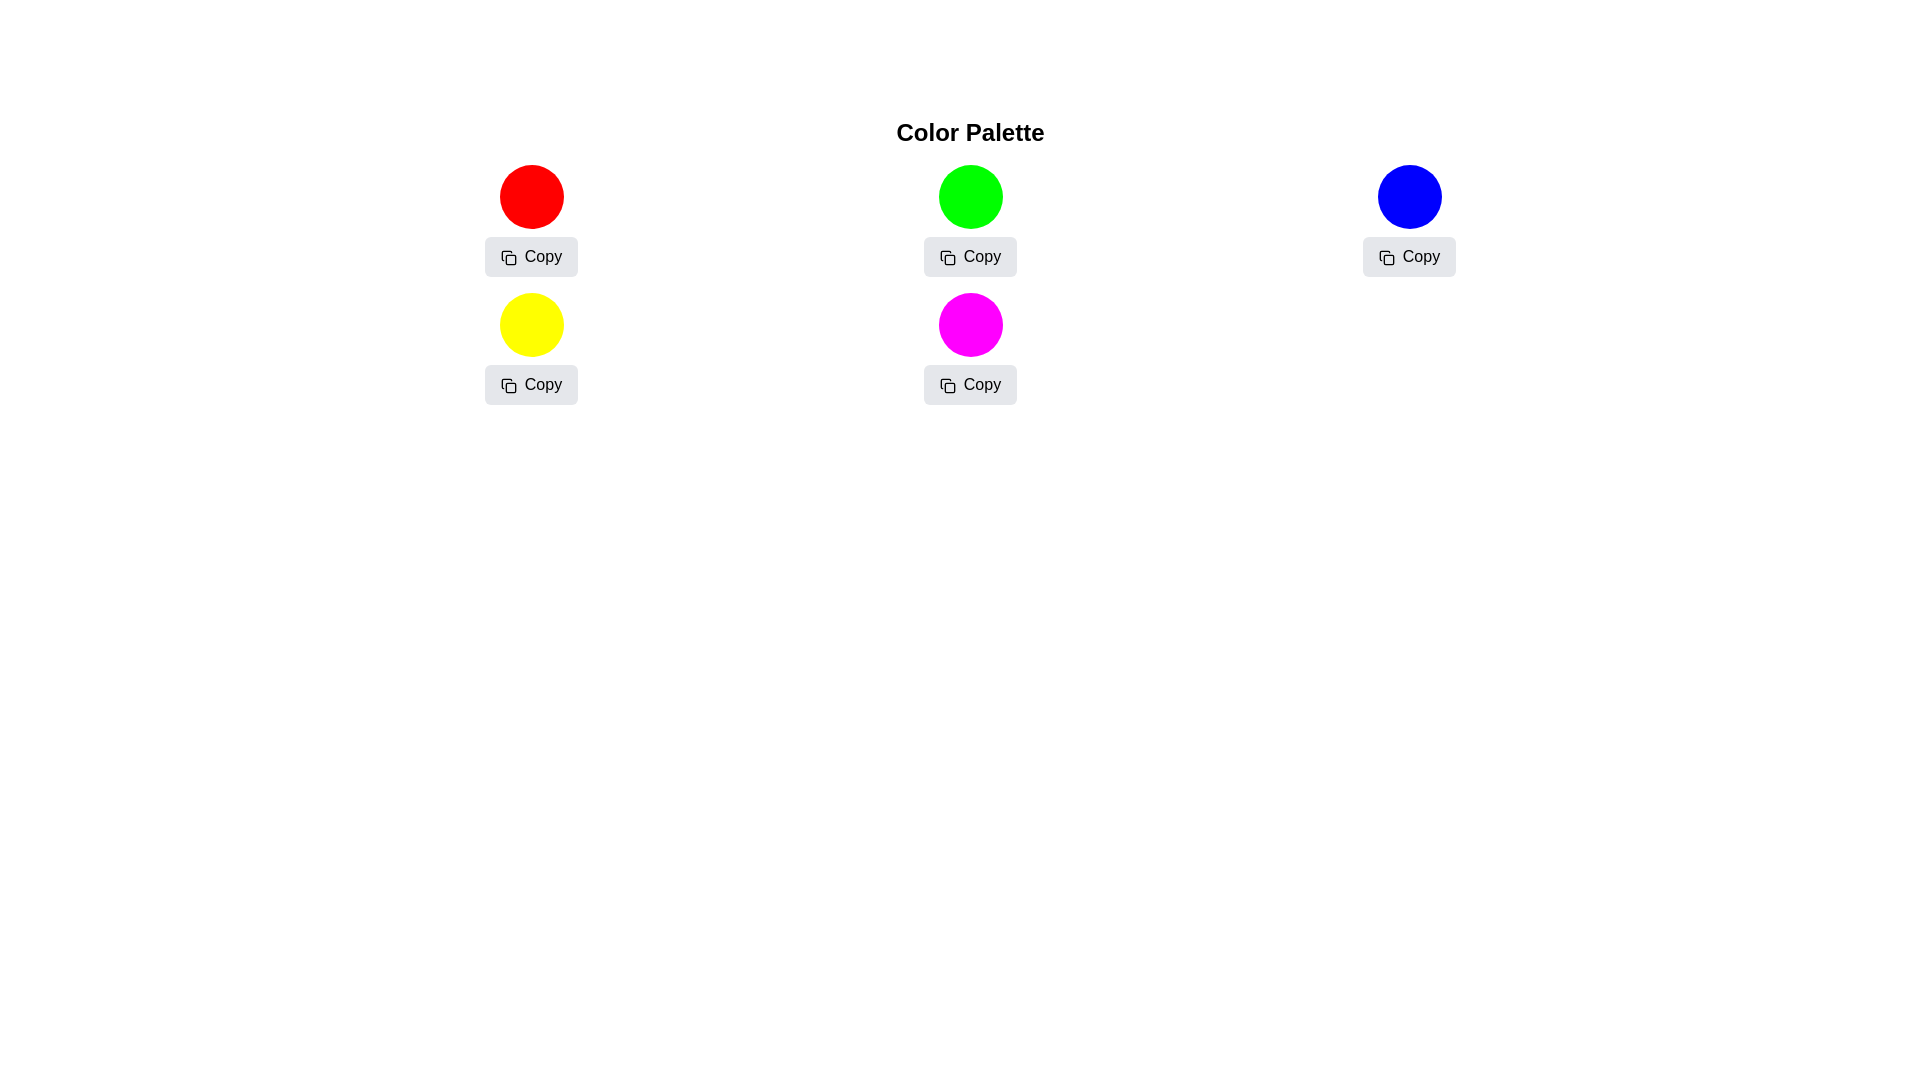 The width and height of the screenshot is (1920, 1080). I want to click on the copy button located below the circular blue element, so click(1408, 256).